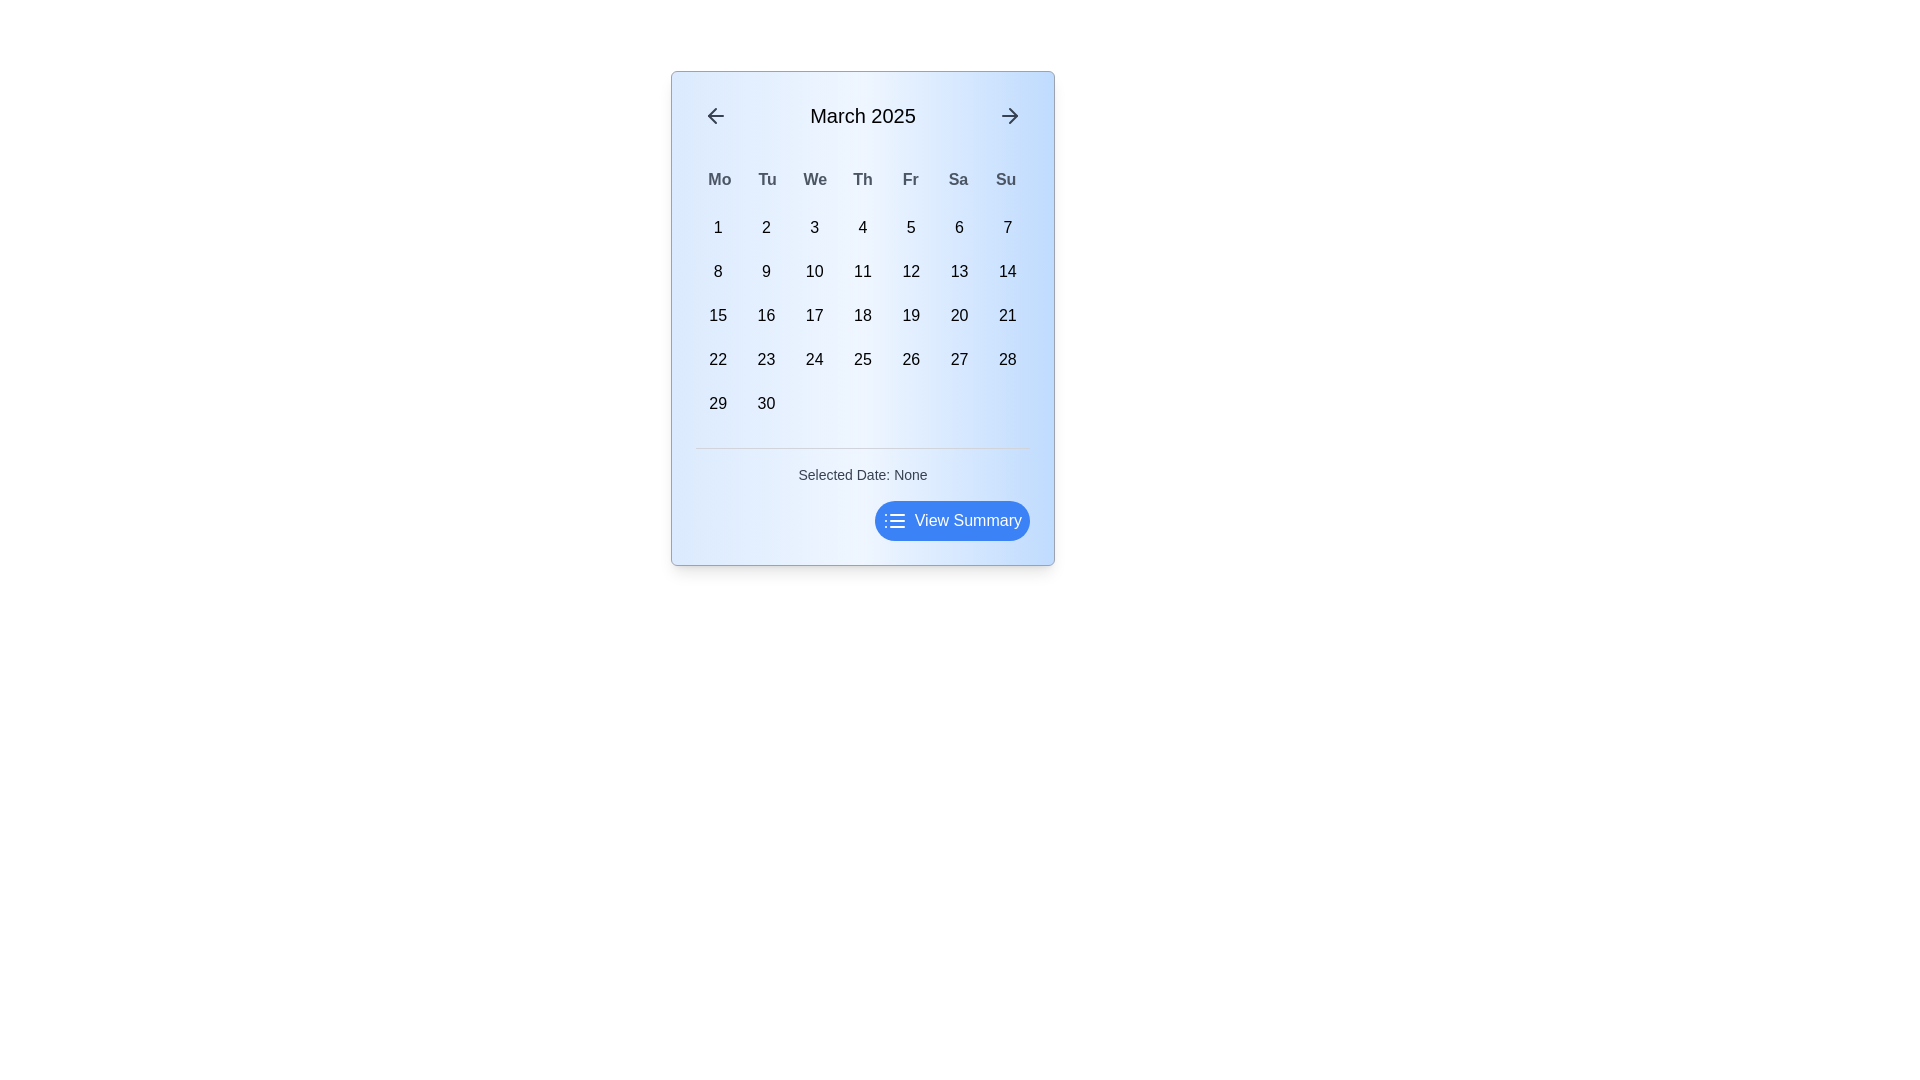 The height and width of the screenshot is (1080, 1920). What do you see at coordinates (863, 315) in the screenshot?
I see `the selectable day button representing the date '18' in the calendar interface` at bounding box center [863, 315].